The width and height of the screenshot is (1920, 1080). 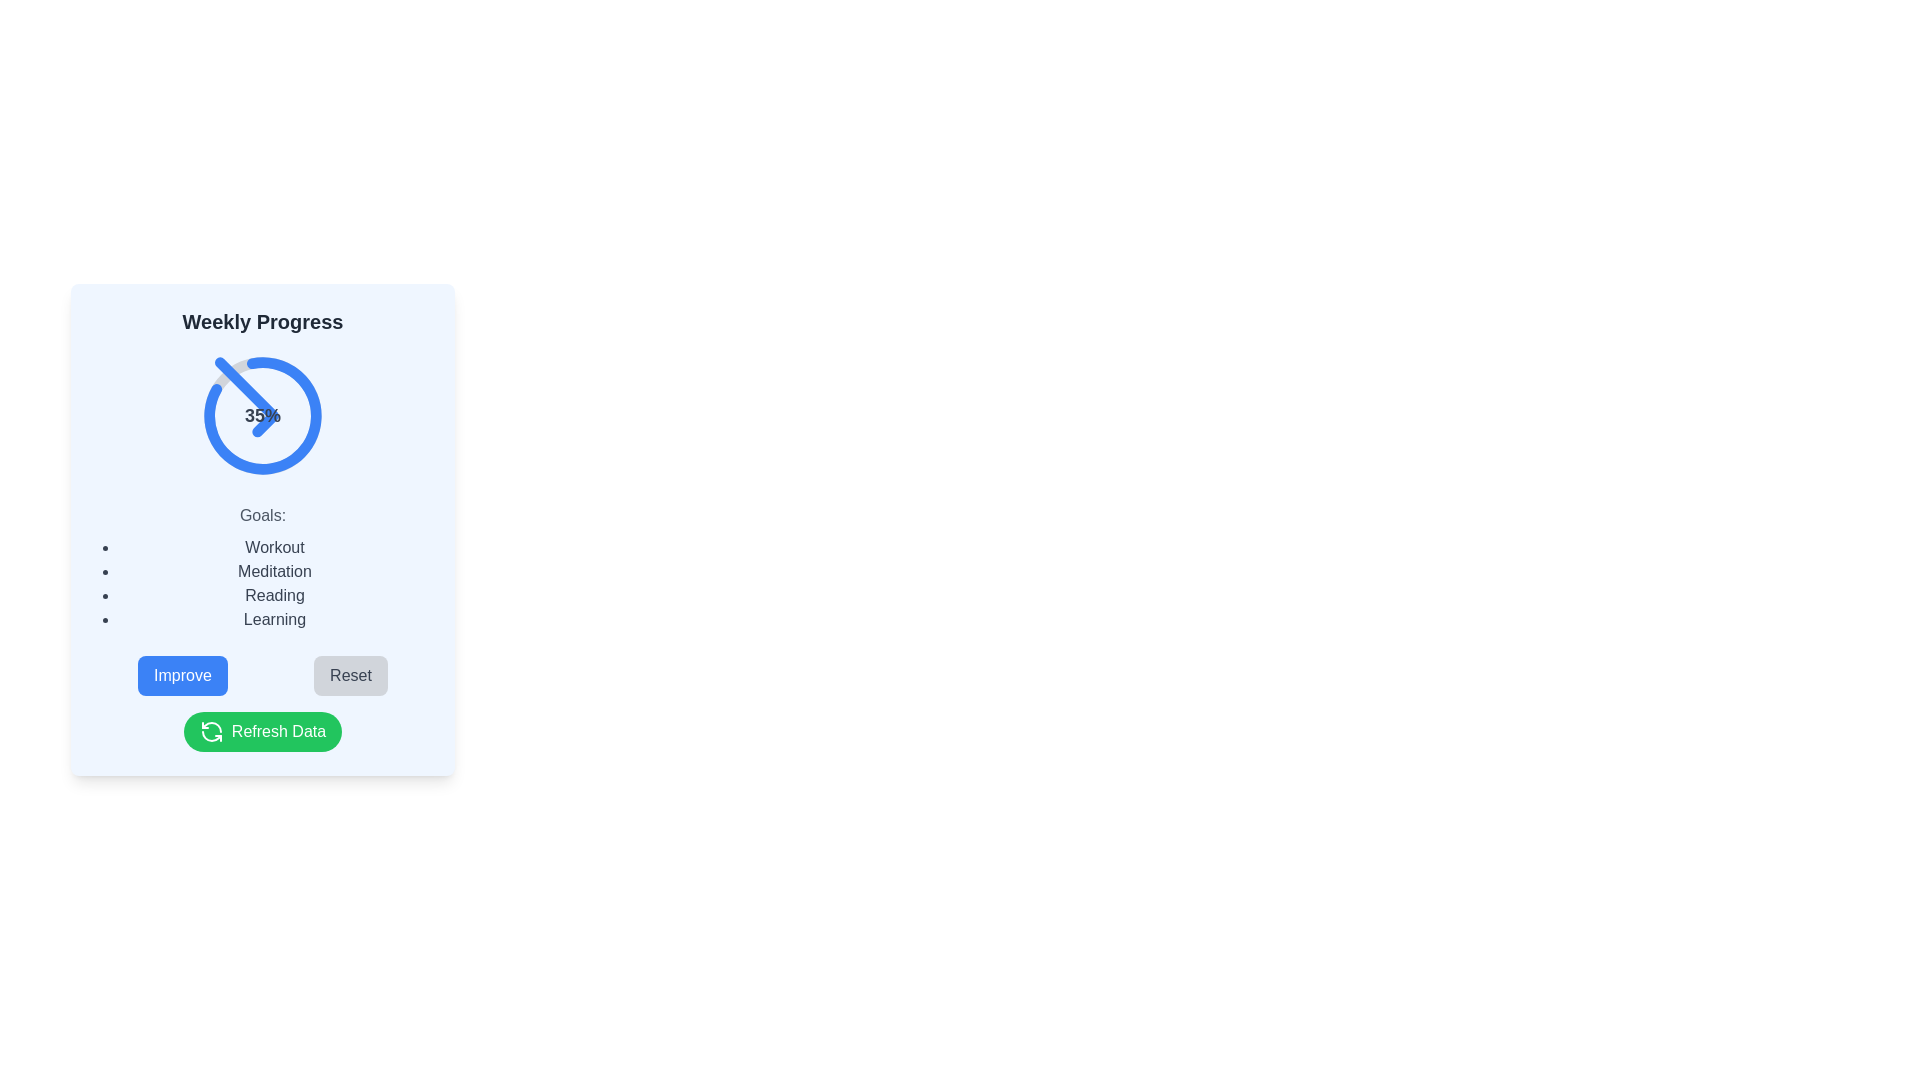 What do you see at coordinates (182, 675) in the screenshot?
I see `the 'Improve' button` at bounding box center [182, 675].